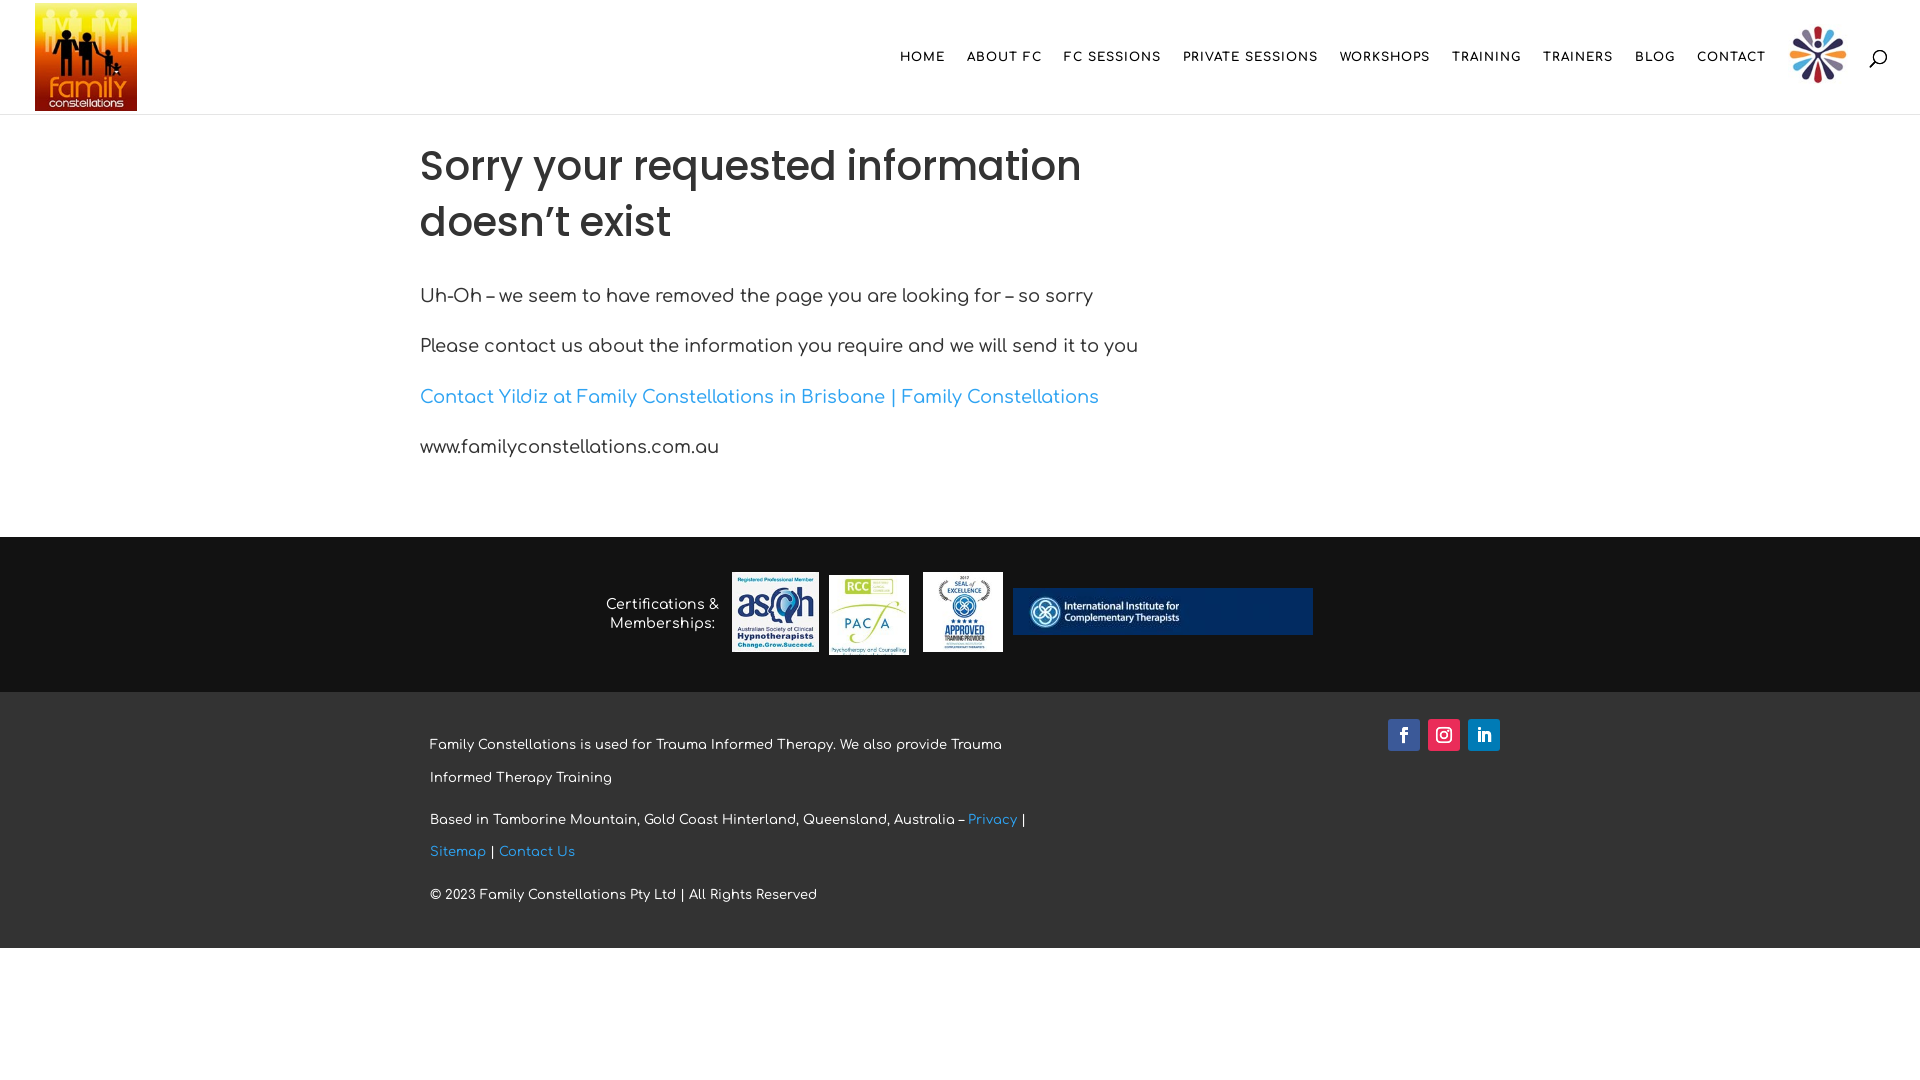  I want to click on 'Follow on Facebook', so click(1402, 735).